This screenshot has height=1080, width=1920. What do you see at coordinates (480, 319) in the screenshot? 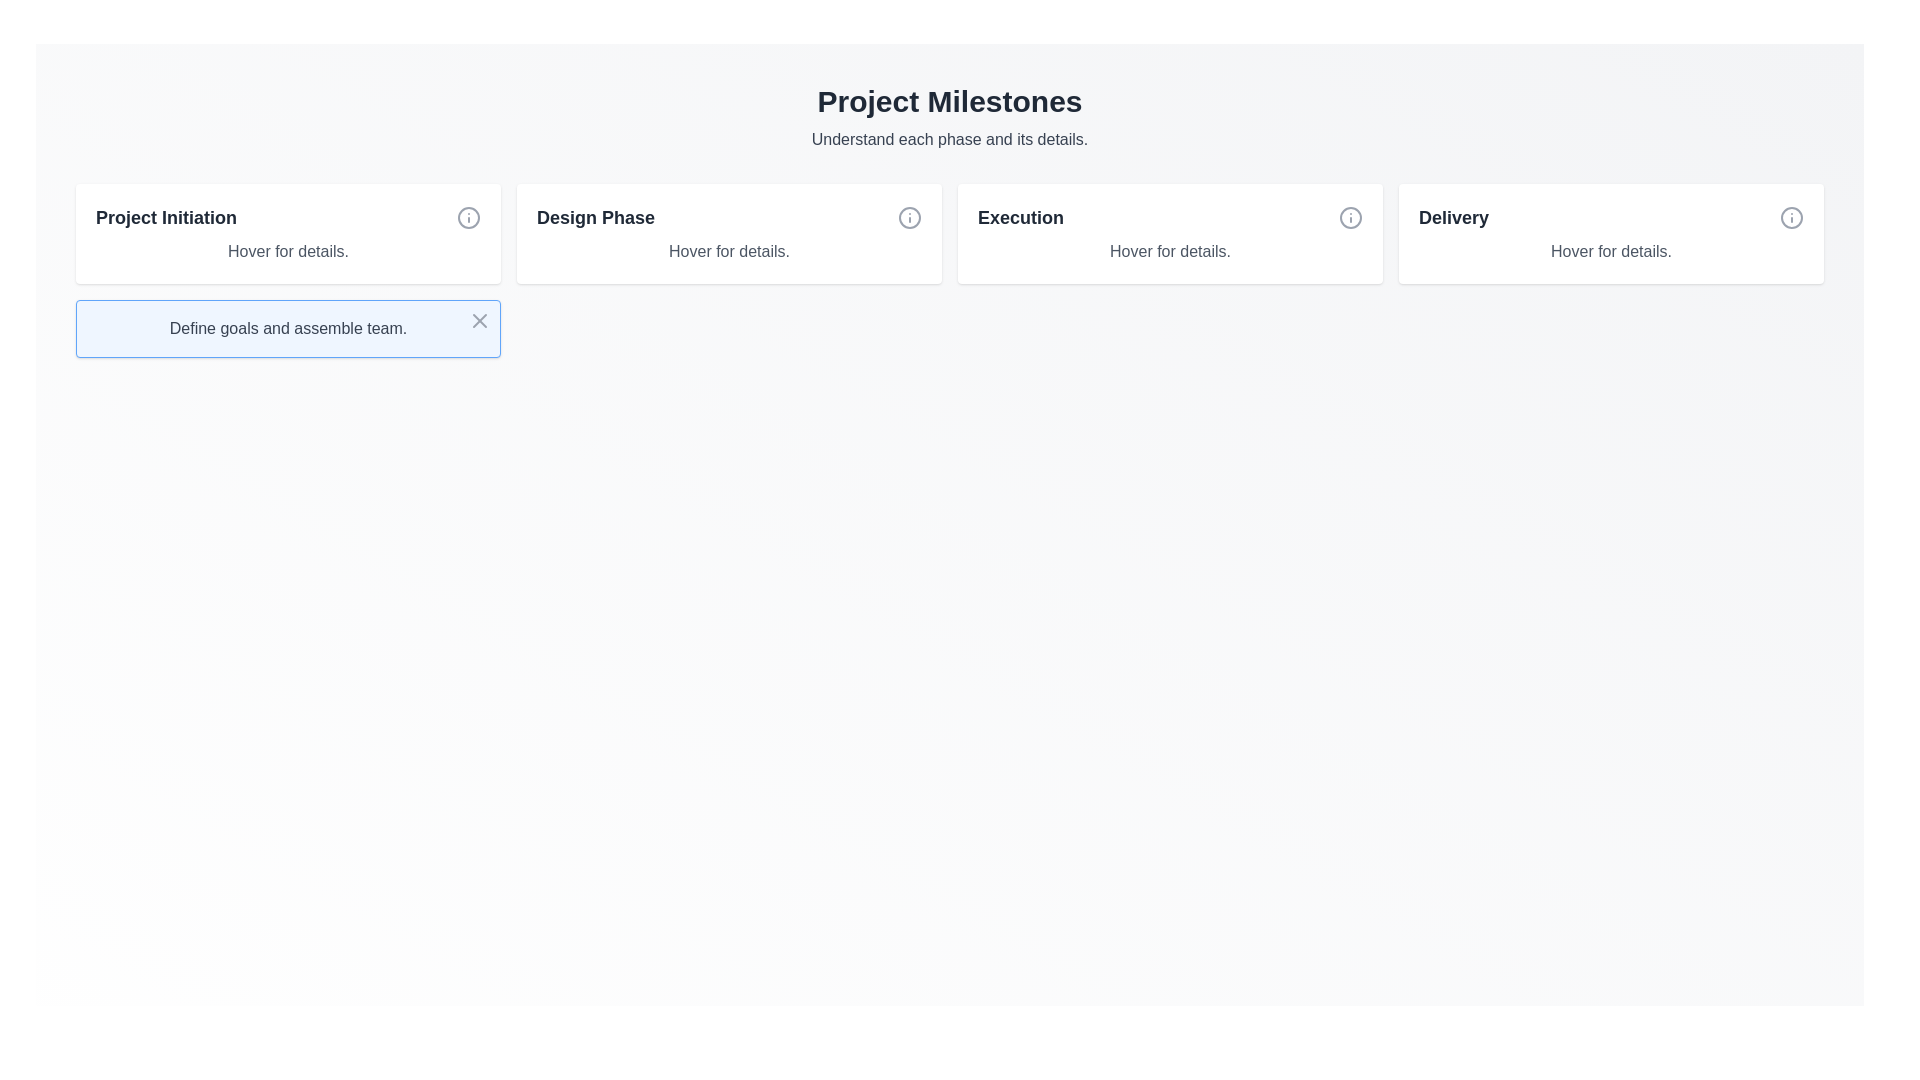
I see `the cancel or close icon button located in the bottom right corner of the 'Define goals and assemble team' section` at bounding box center [480, 319].